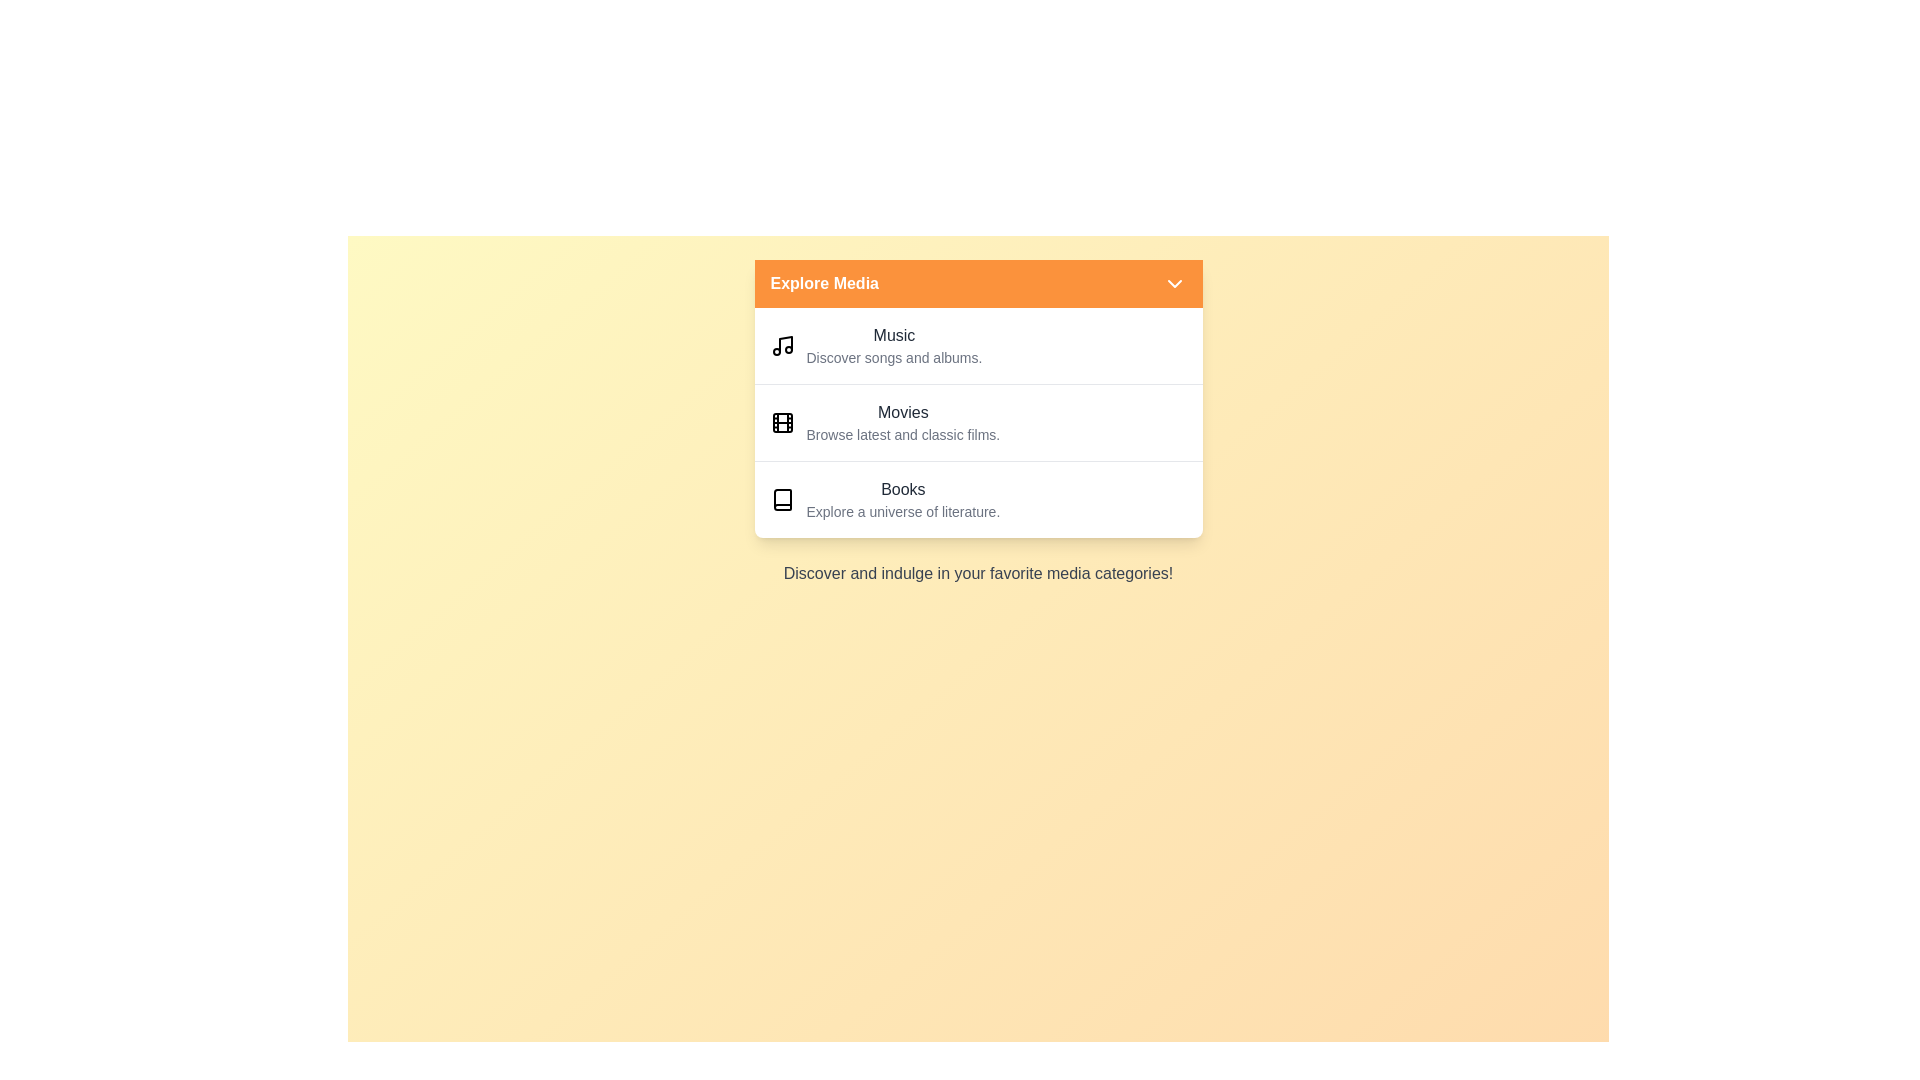  I want to click on the icon representing the Music category, so click(781, 345).